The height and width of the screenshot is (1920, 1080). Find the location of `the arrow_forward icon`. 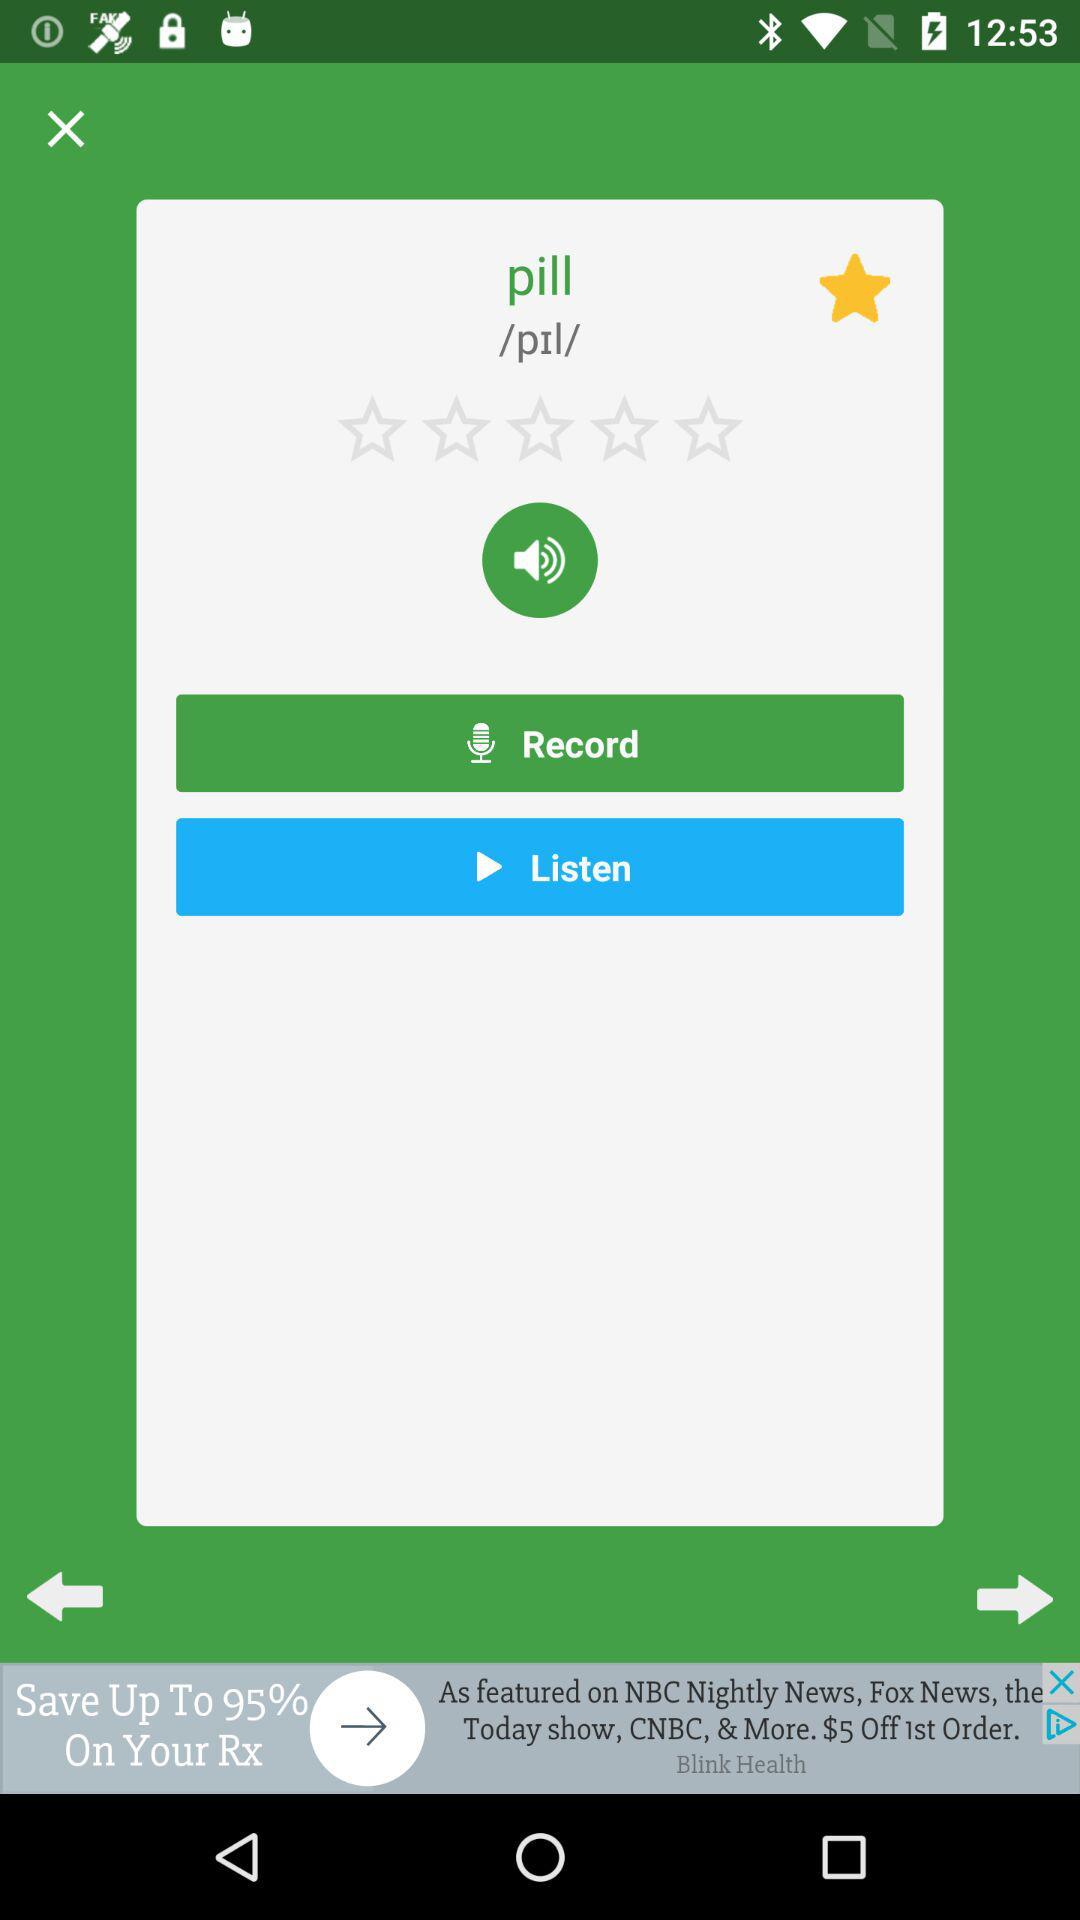

the arrow_forward icon is located at coordinates (998, 1579).